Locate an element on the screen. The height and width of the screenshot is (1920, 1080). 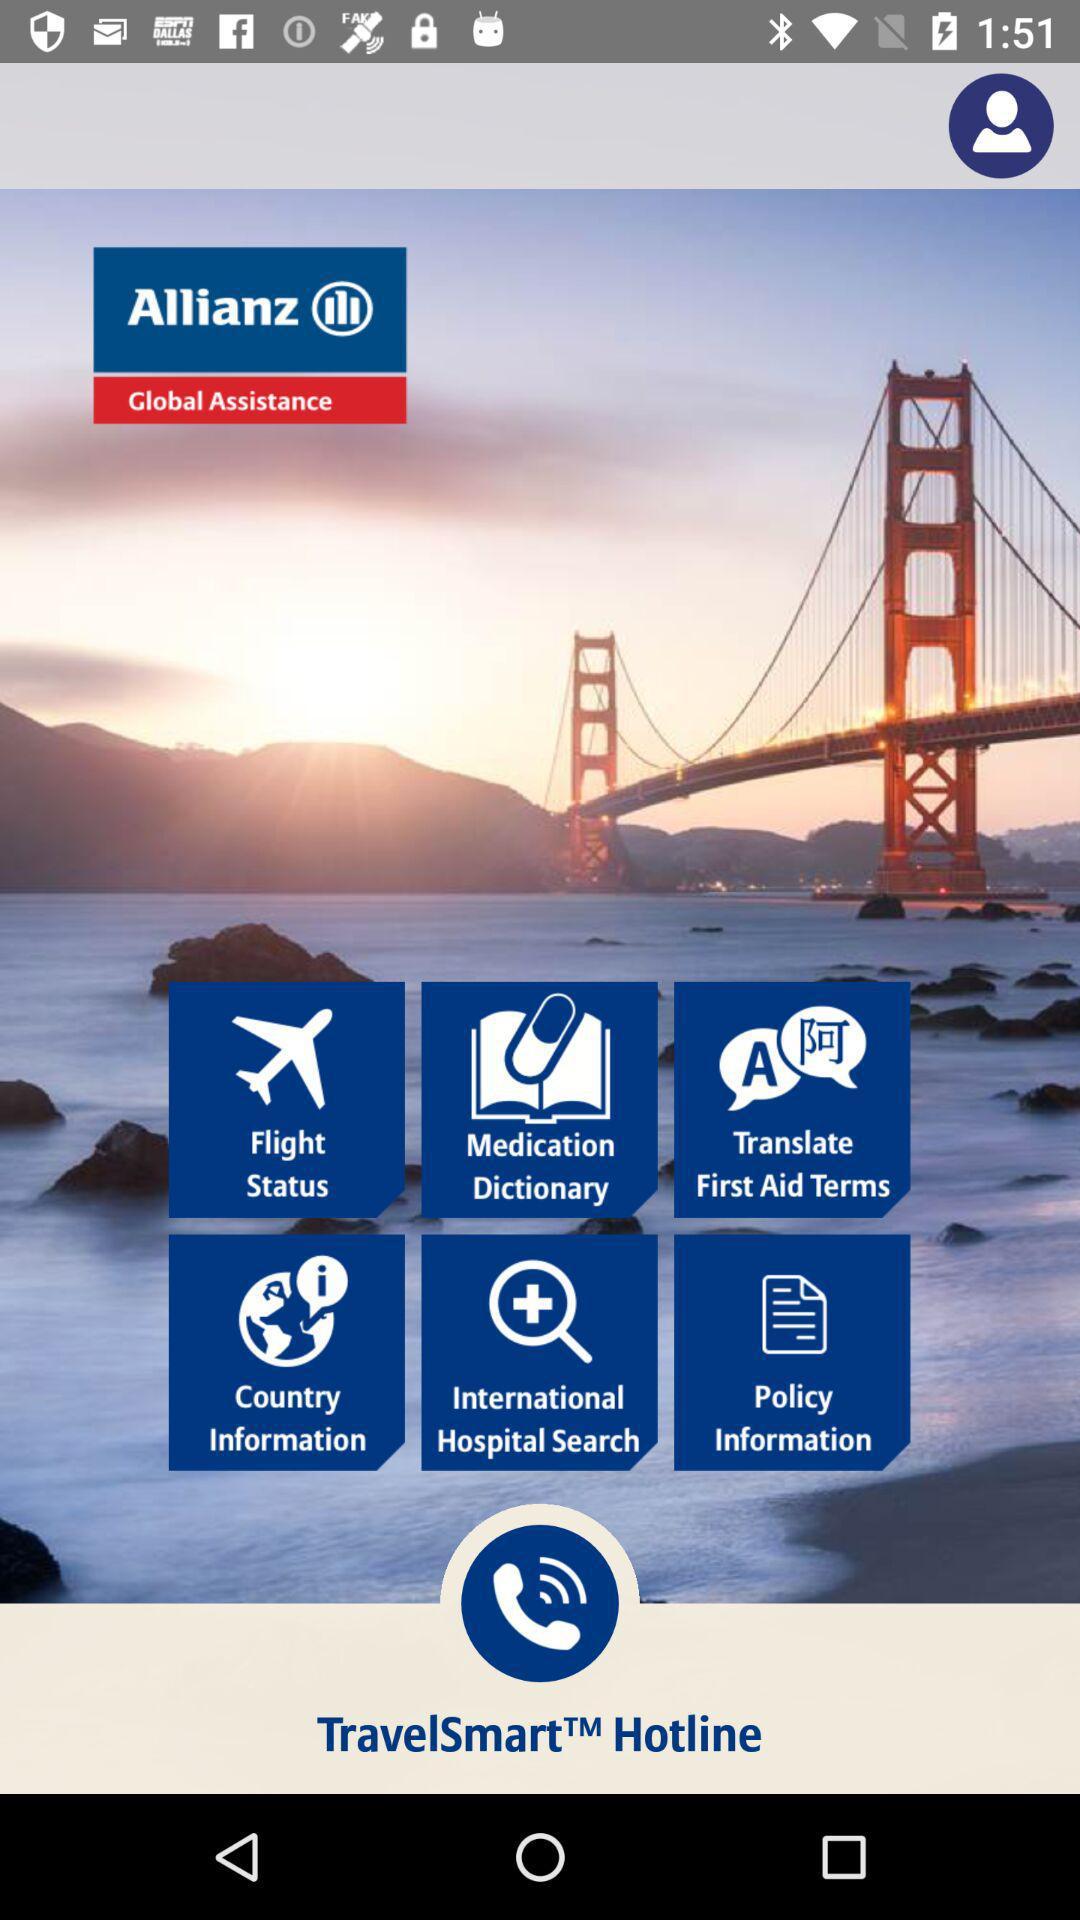
open fligh statusa is located at coordinates (286, 1098).